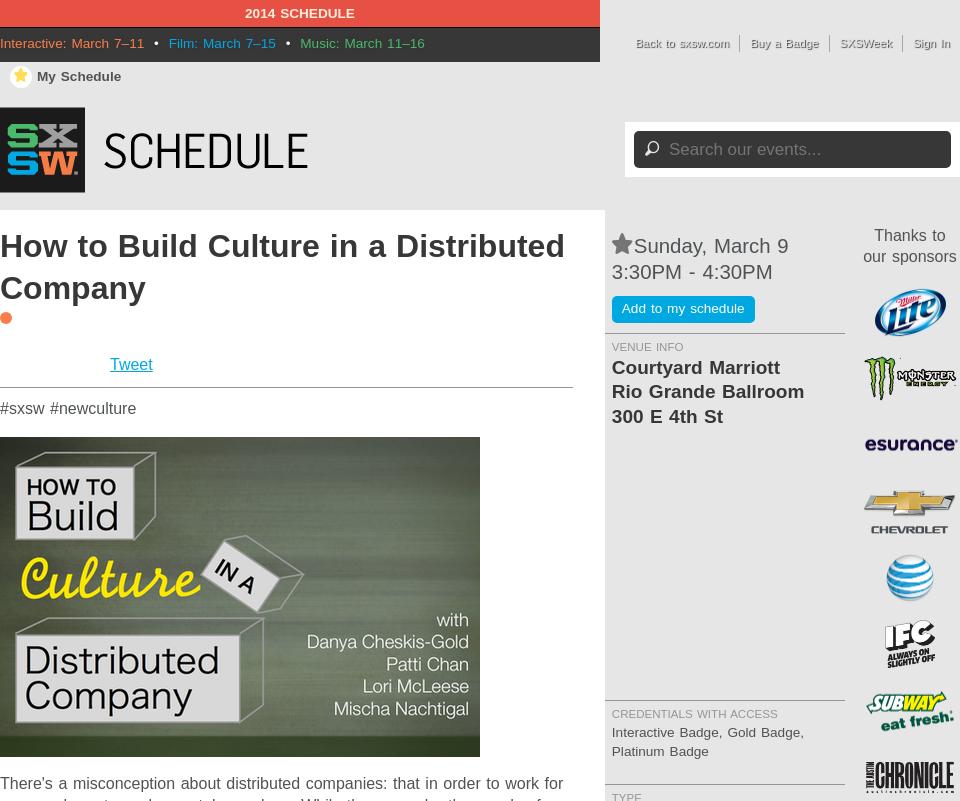  Describe the element at coordinates (221, 42) in the screenshot. I see `'Film: March 7–15'` at that location.